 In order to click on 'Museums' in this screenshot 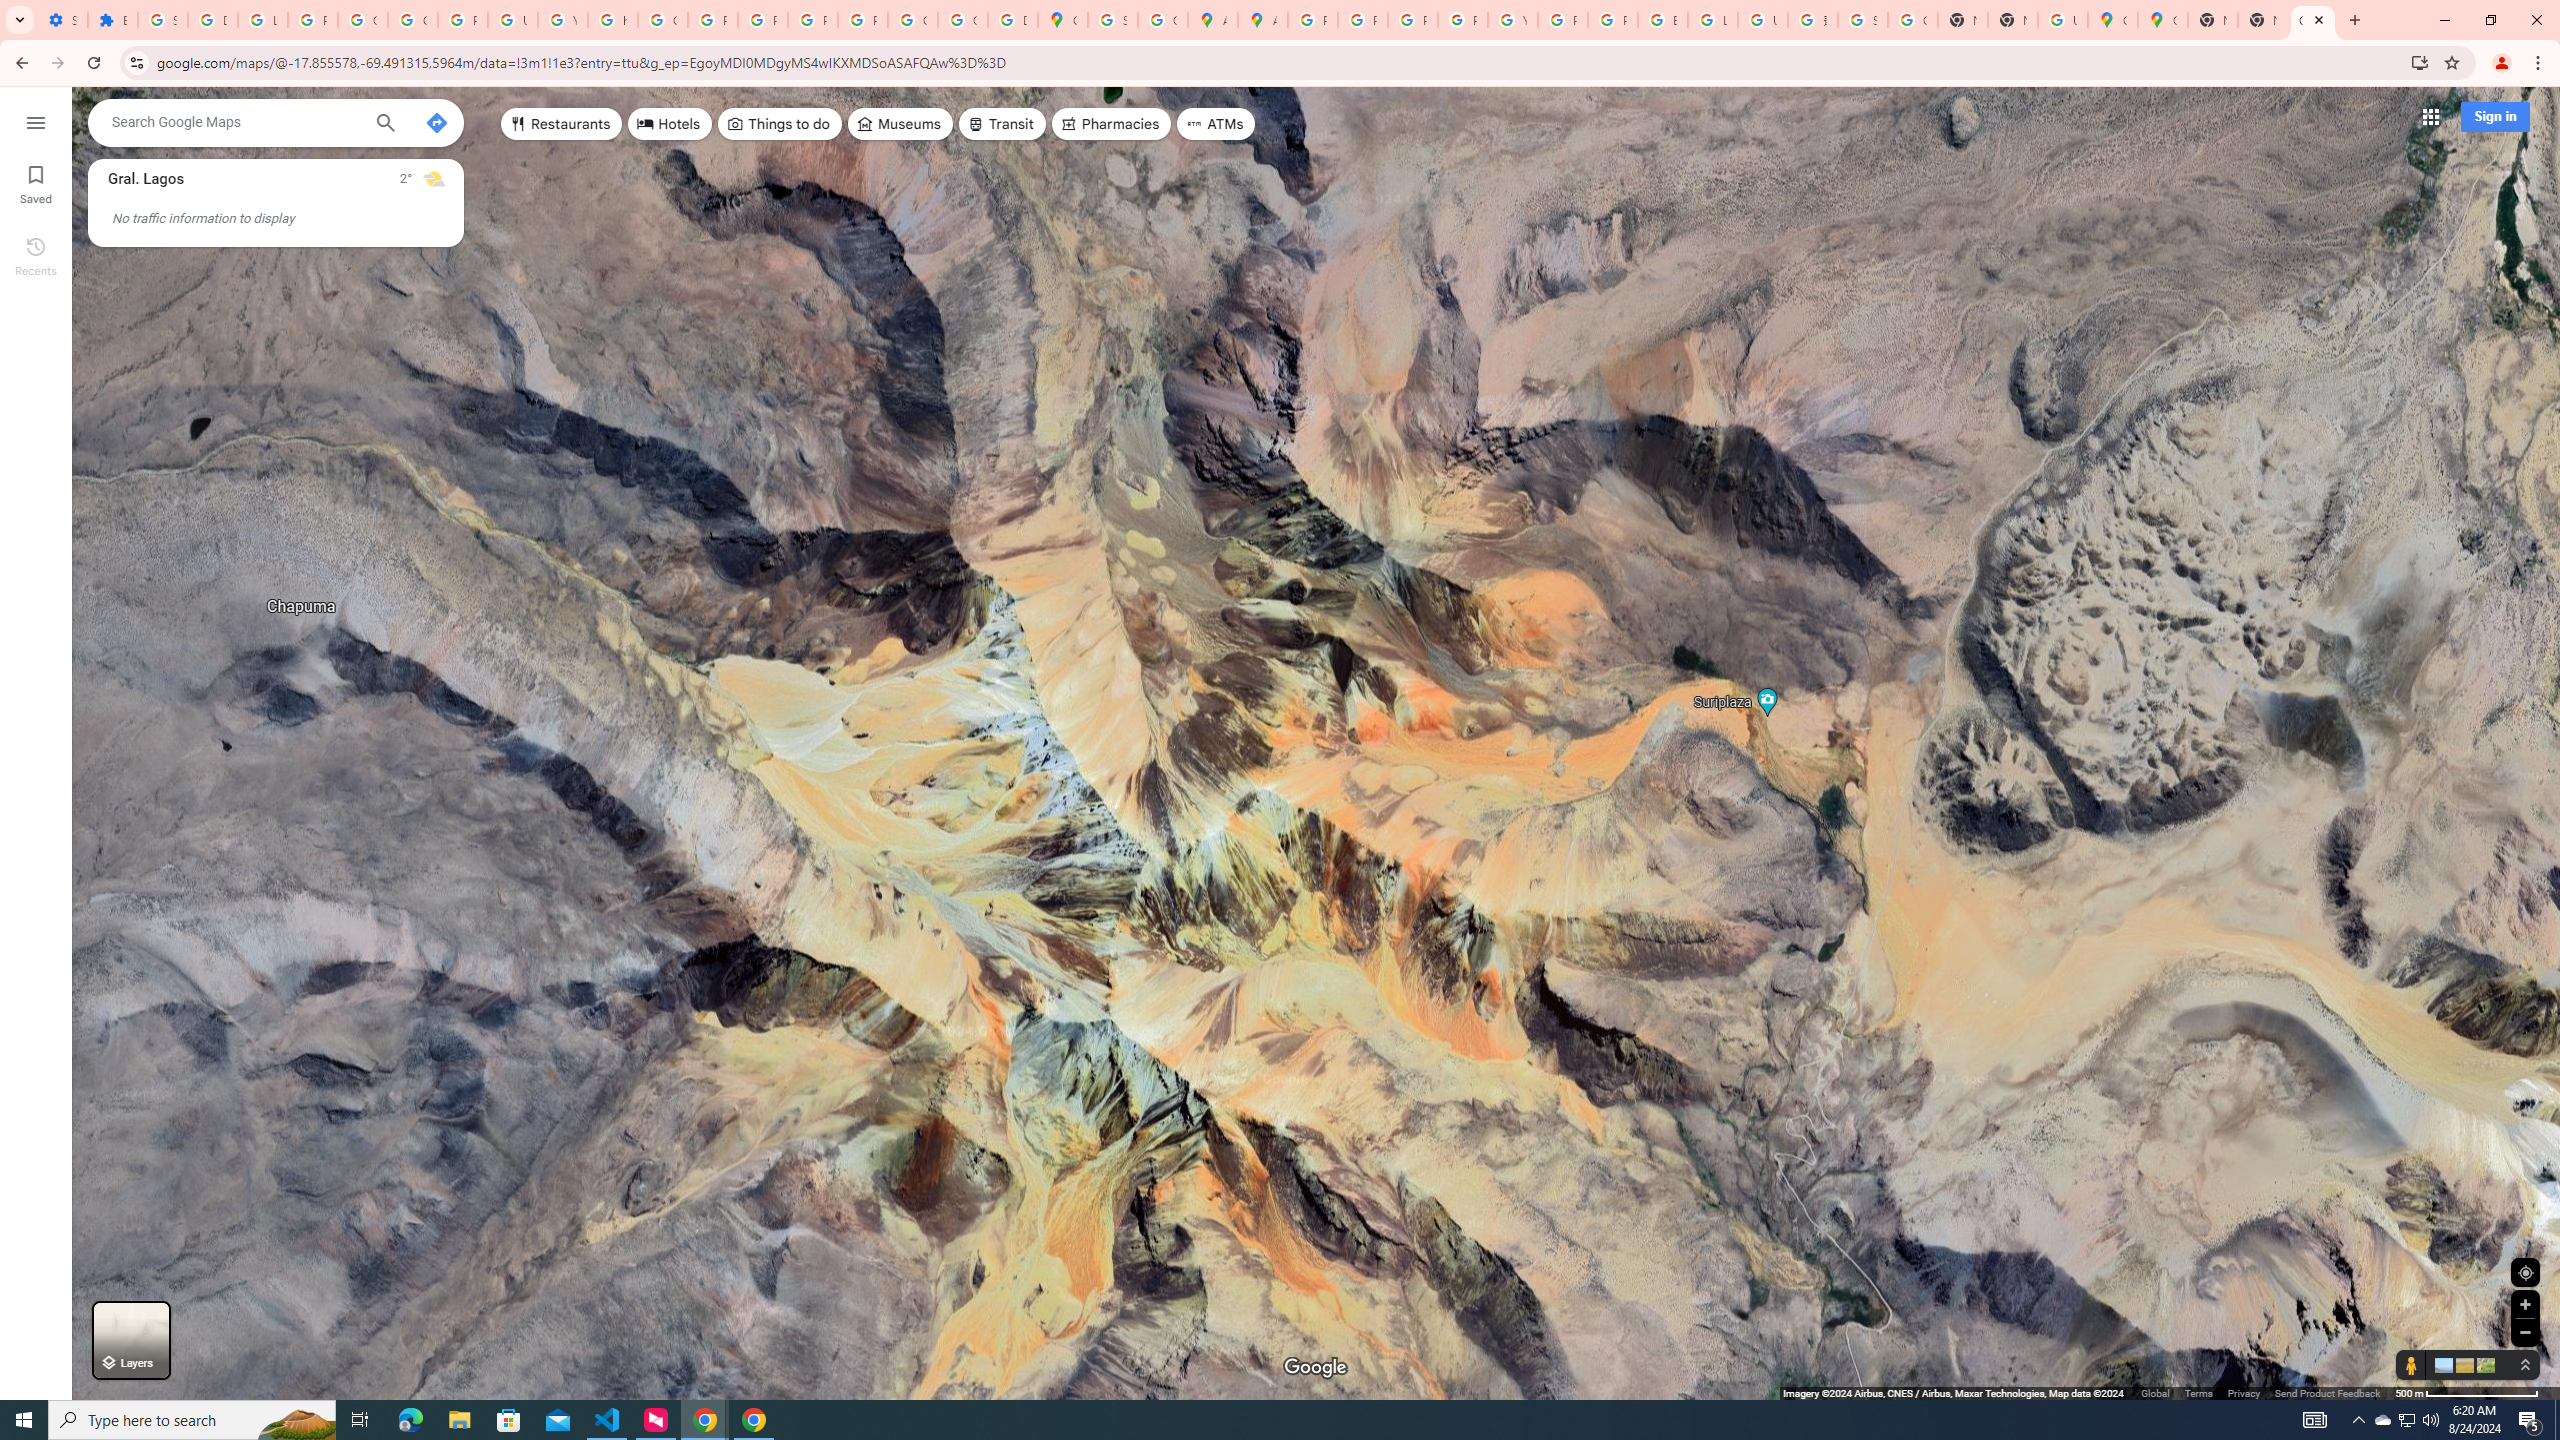, I will do `click(898, 122)`.